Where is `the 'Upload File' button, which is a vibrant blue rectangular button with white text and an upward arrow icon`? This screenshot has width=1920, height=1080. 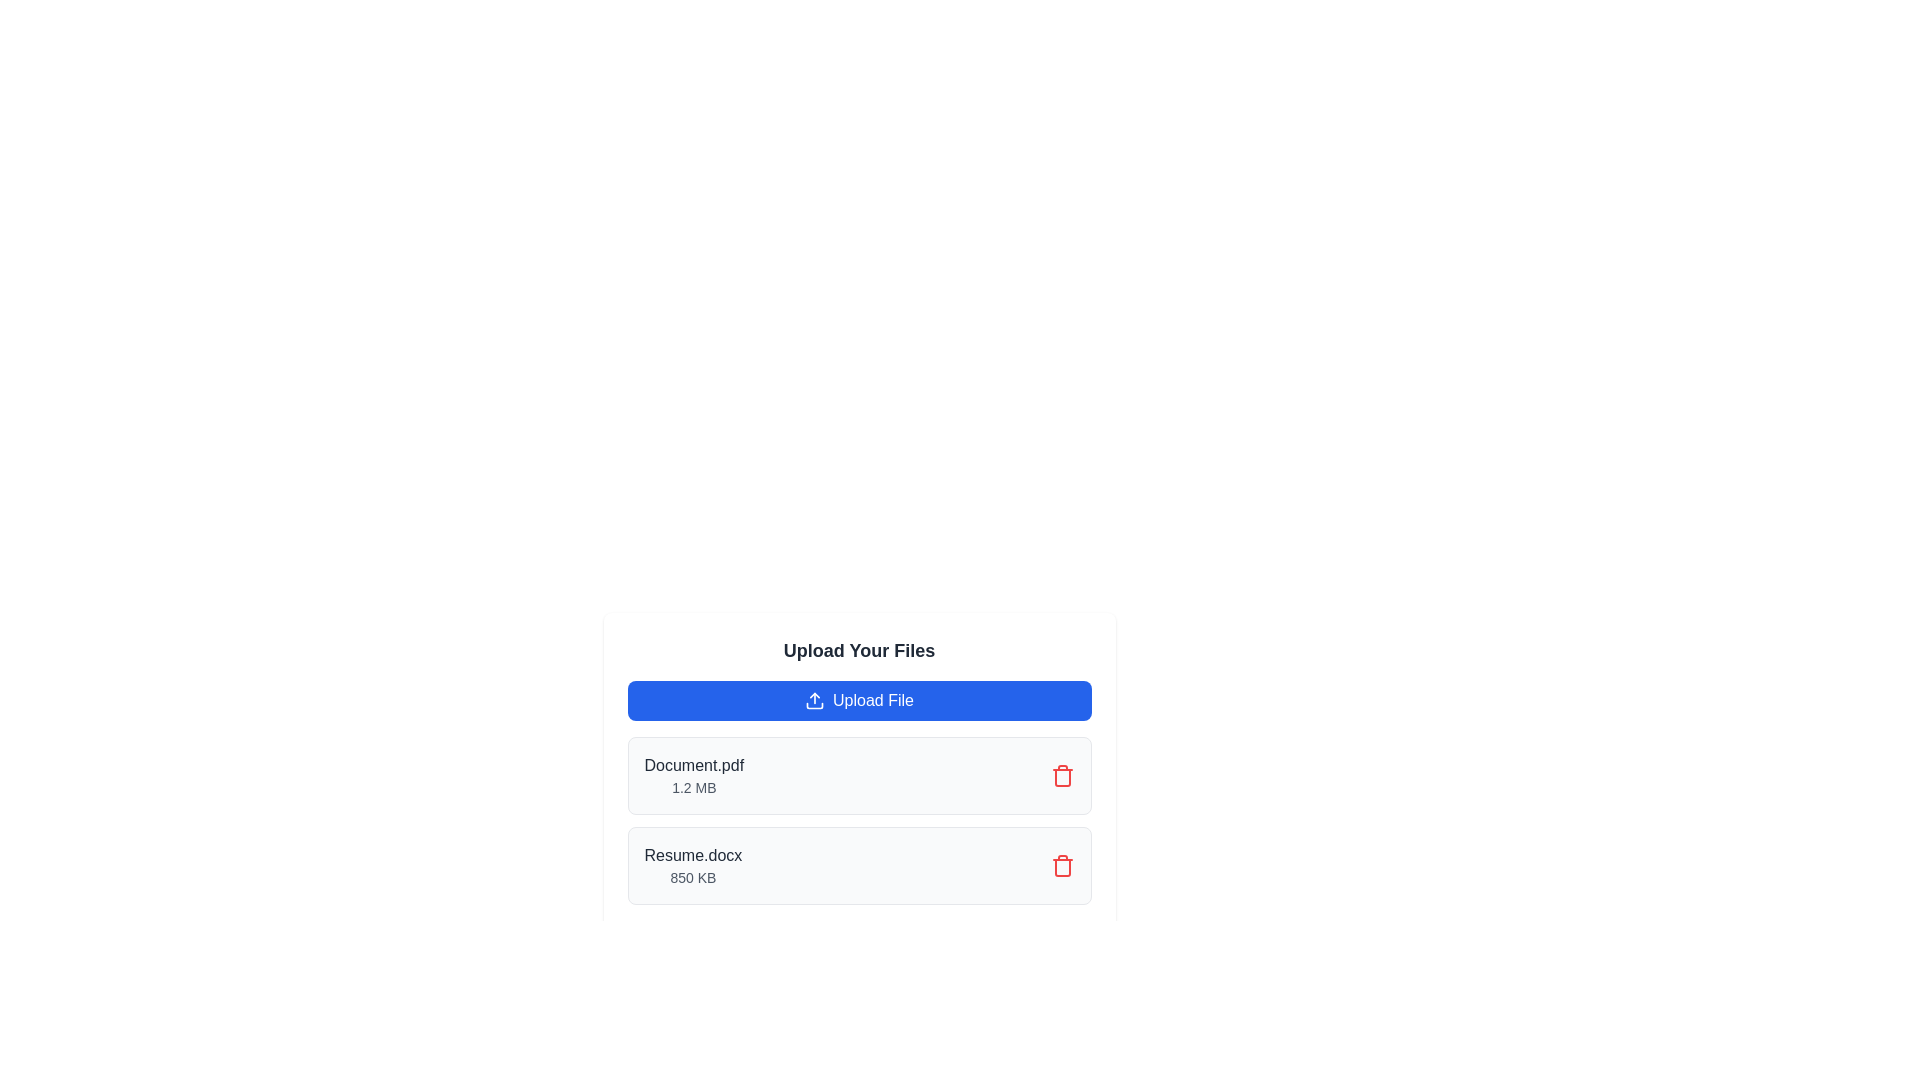
the 'Upload File' button, which is a vibrant blue rectangular button with white text and an upward arrow icon is located at coordinates (859, 700).